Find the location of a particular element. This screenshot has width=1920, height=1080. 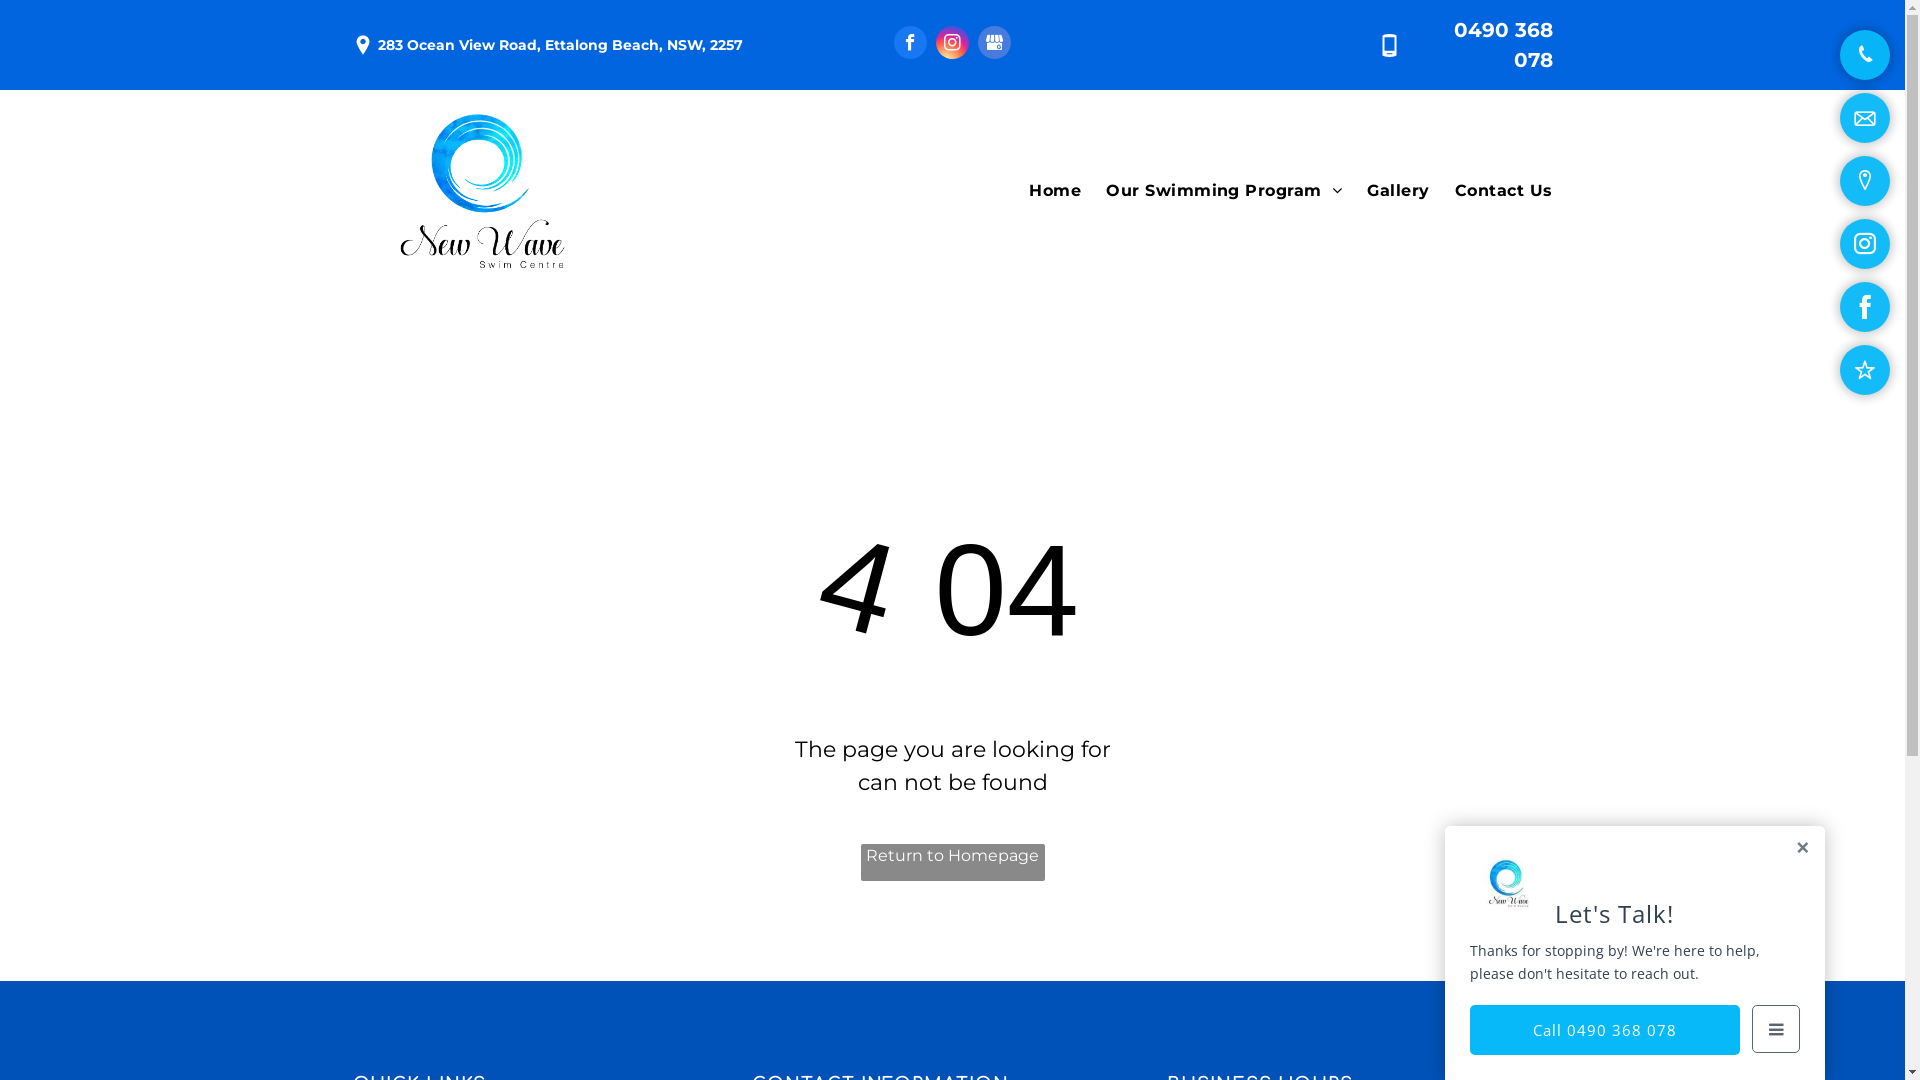

'Gallery' is located at coordinates (1384, 191).